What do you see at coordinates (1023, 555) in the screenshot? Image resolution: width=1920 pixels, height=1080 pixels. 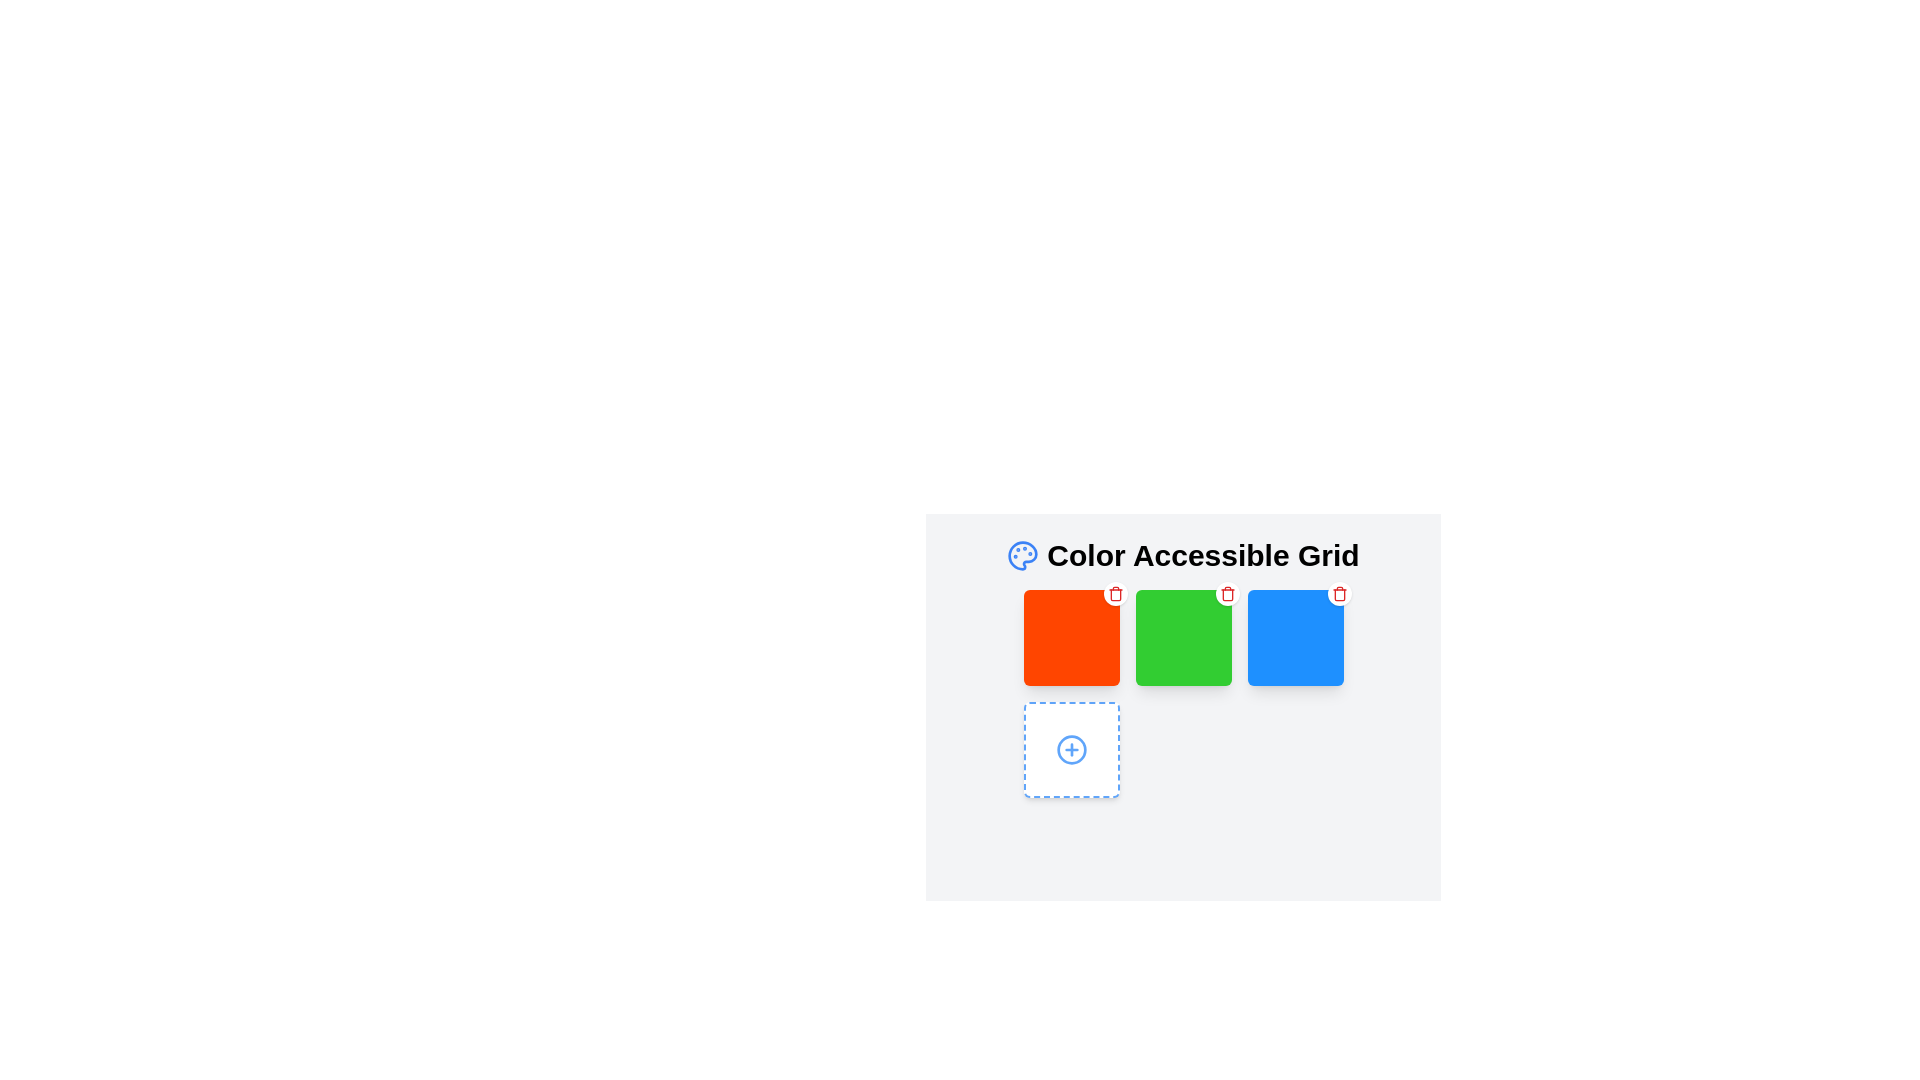 I see `the palette icon located in the upper-left corner of the interface, adjacent to the 'Color Accessible Grid' title` at bounding box center [1023, 555].